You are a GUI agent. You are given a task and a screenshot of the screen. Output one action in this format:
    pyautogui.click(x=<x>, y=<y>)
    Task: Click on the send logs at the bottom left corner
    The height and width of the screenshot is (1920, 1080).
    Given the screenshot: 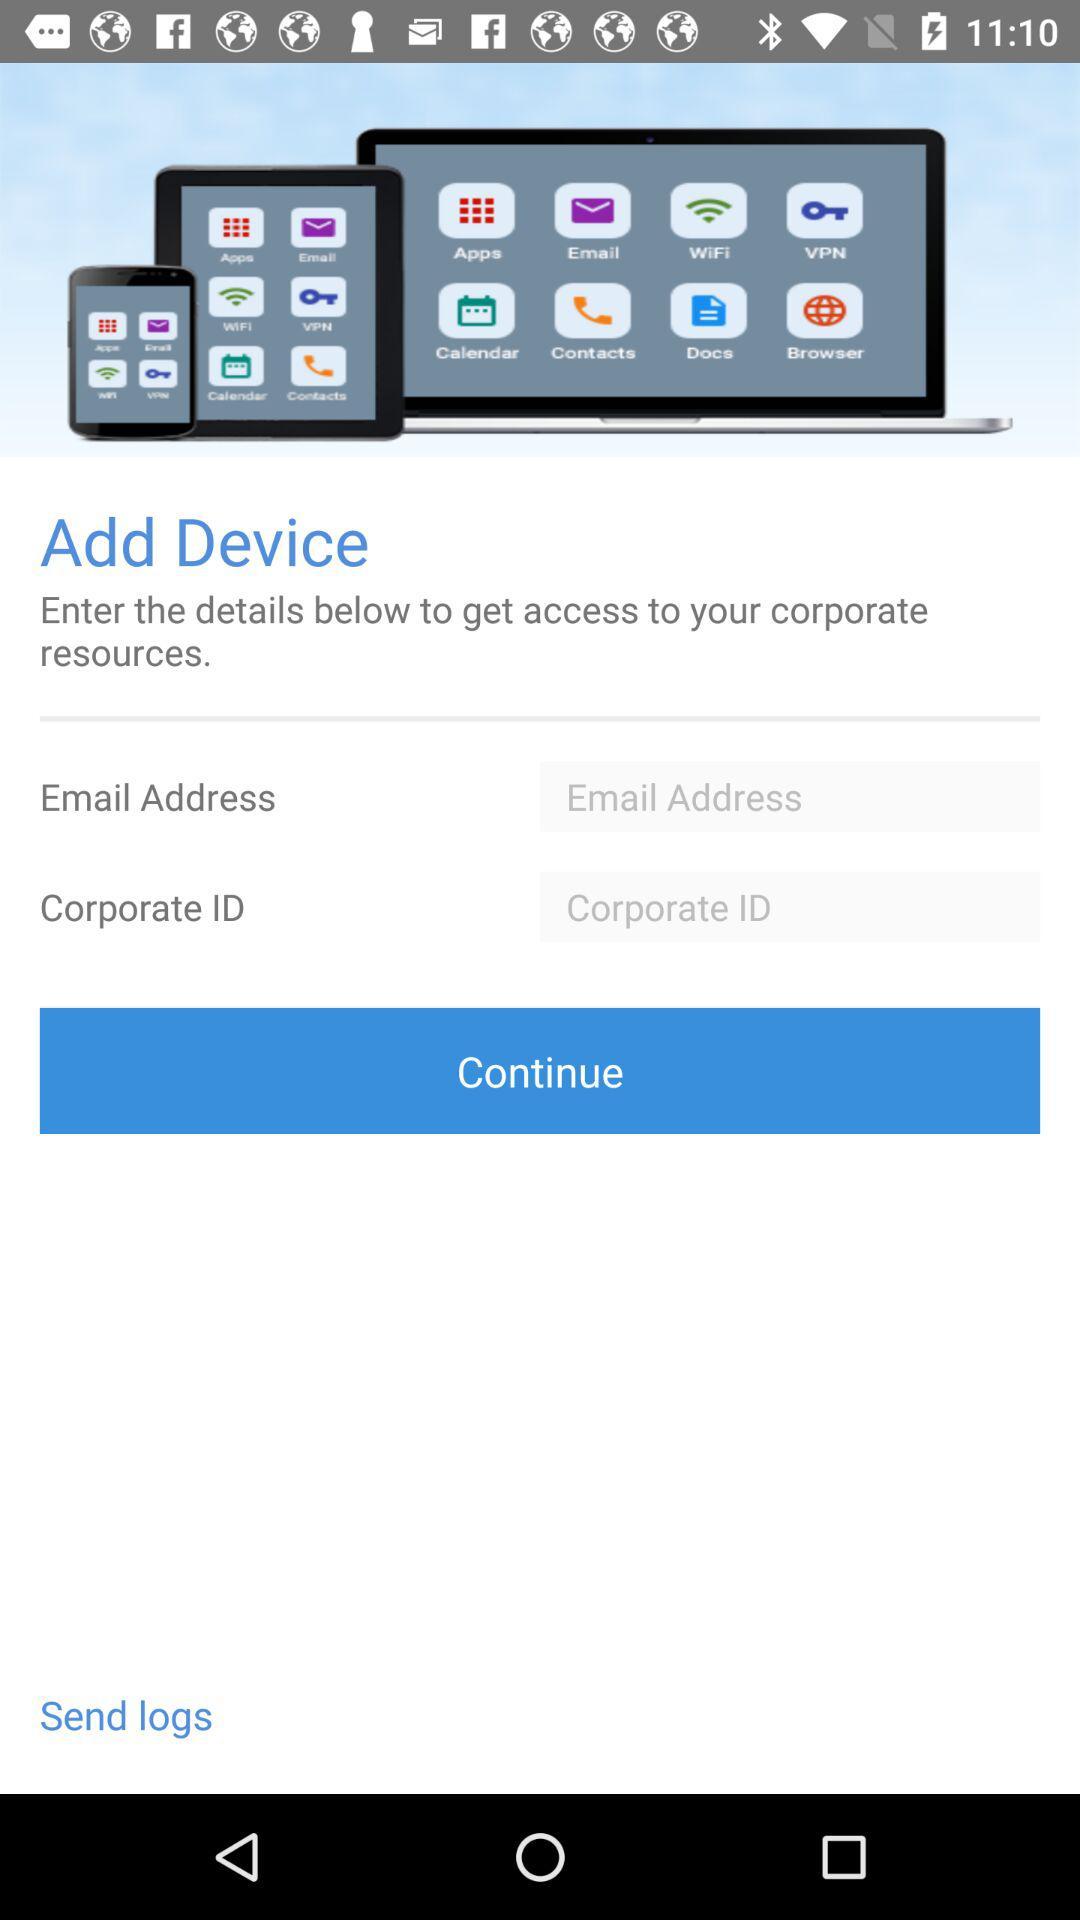 What is the action you would take?
    pyautogui.click(x=126, y=1714)
    